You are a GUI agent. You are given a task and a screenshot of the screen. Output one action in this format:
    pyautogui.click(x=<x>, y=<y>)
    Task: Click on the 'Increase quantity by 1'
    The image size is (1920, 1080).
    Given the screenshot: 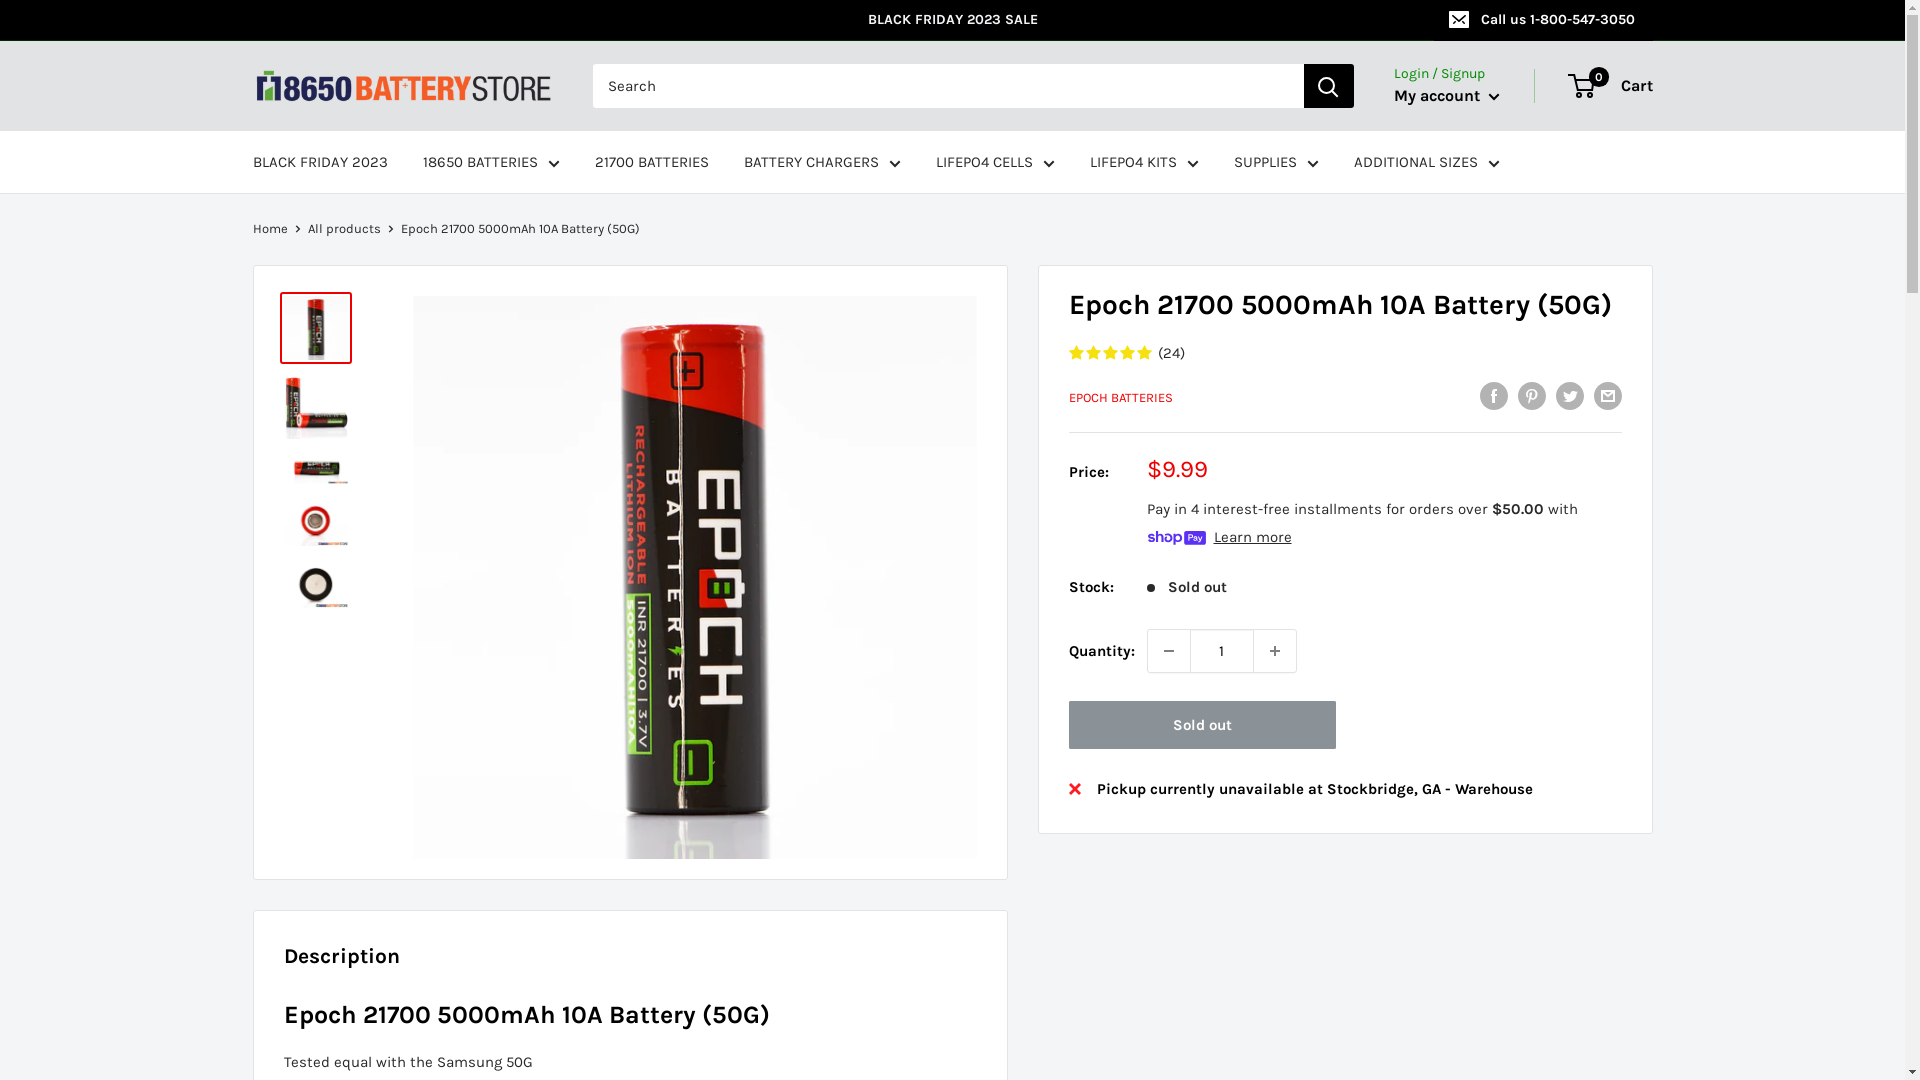 What is the action you would take?
    pyautogui.click(x=1252, y=651)
    